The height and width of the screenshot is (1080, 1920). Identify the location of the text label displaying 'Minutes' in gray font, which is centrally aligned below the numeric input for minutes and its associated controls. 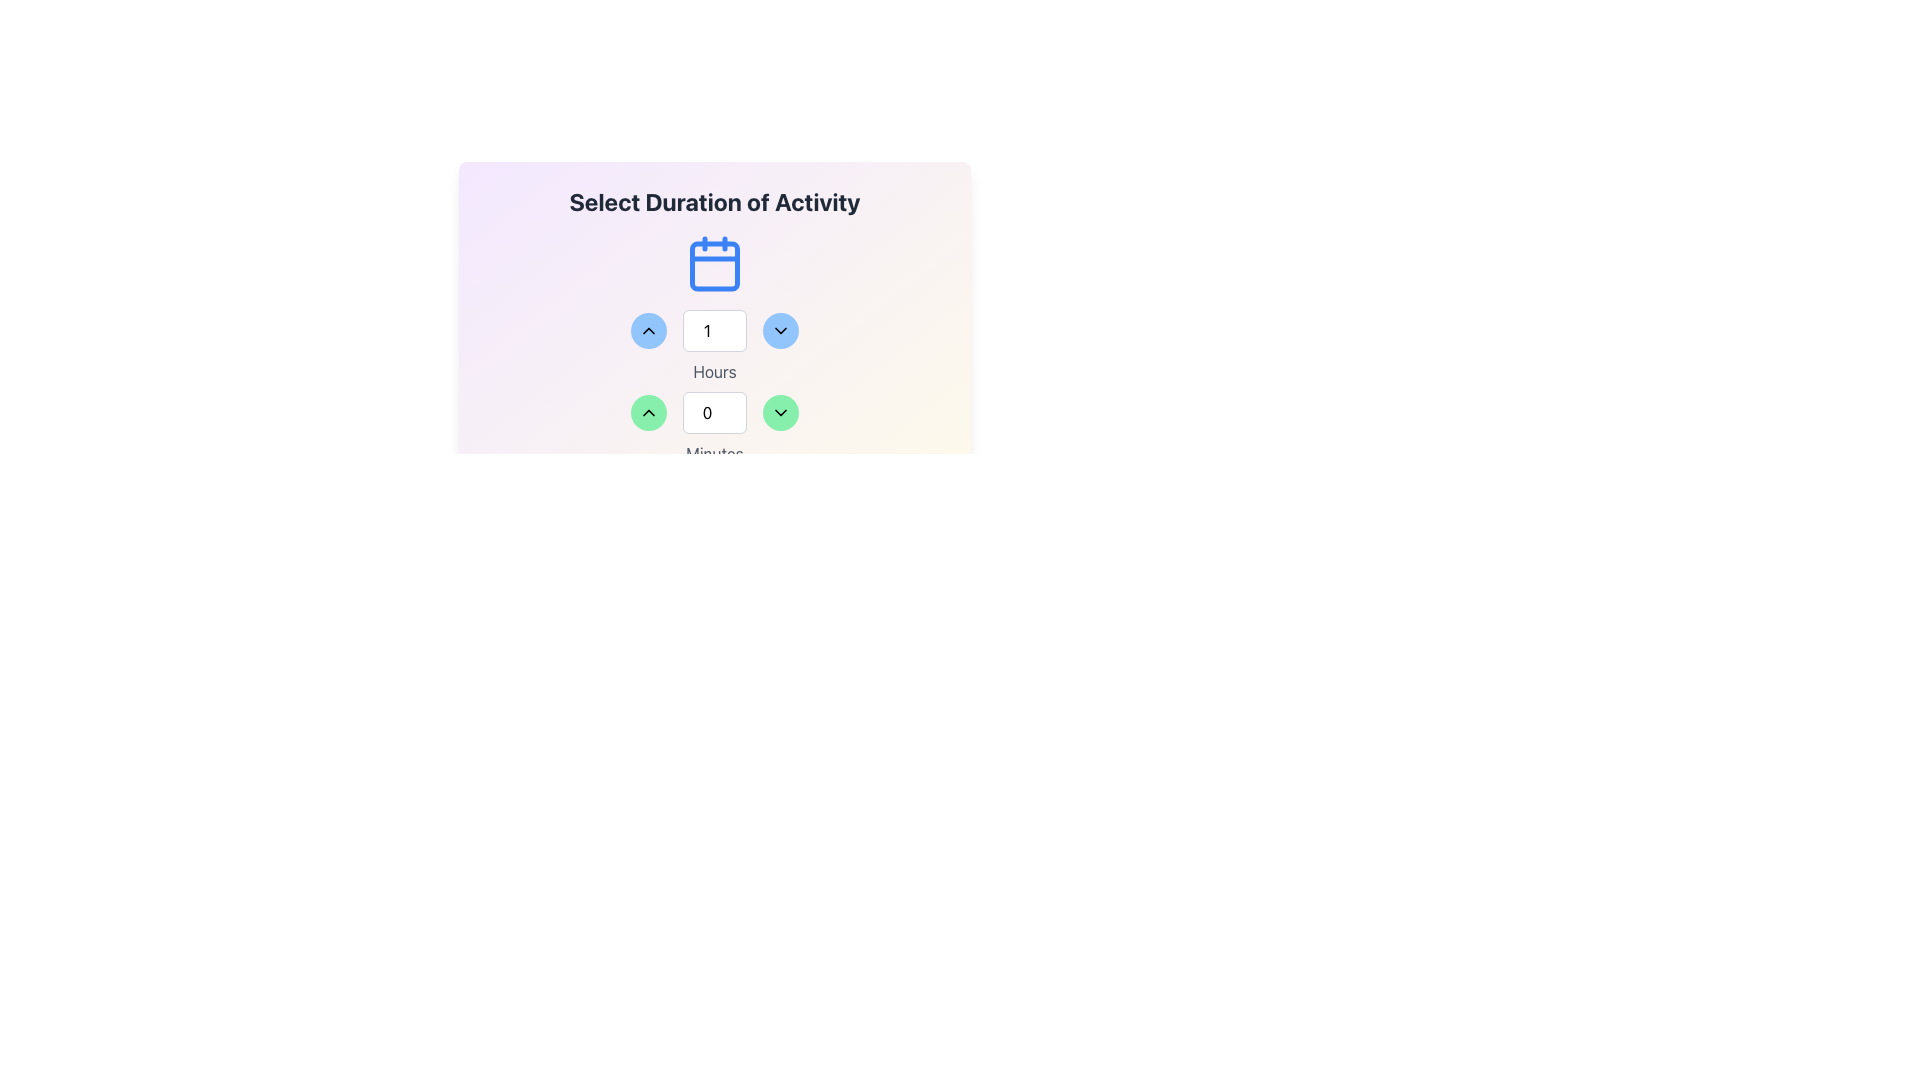
(715, 454).